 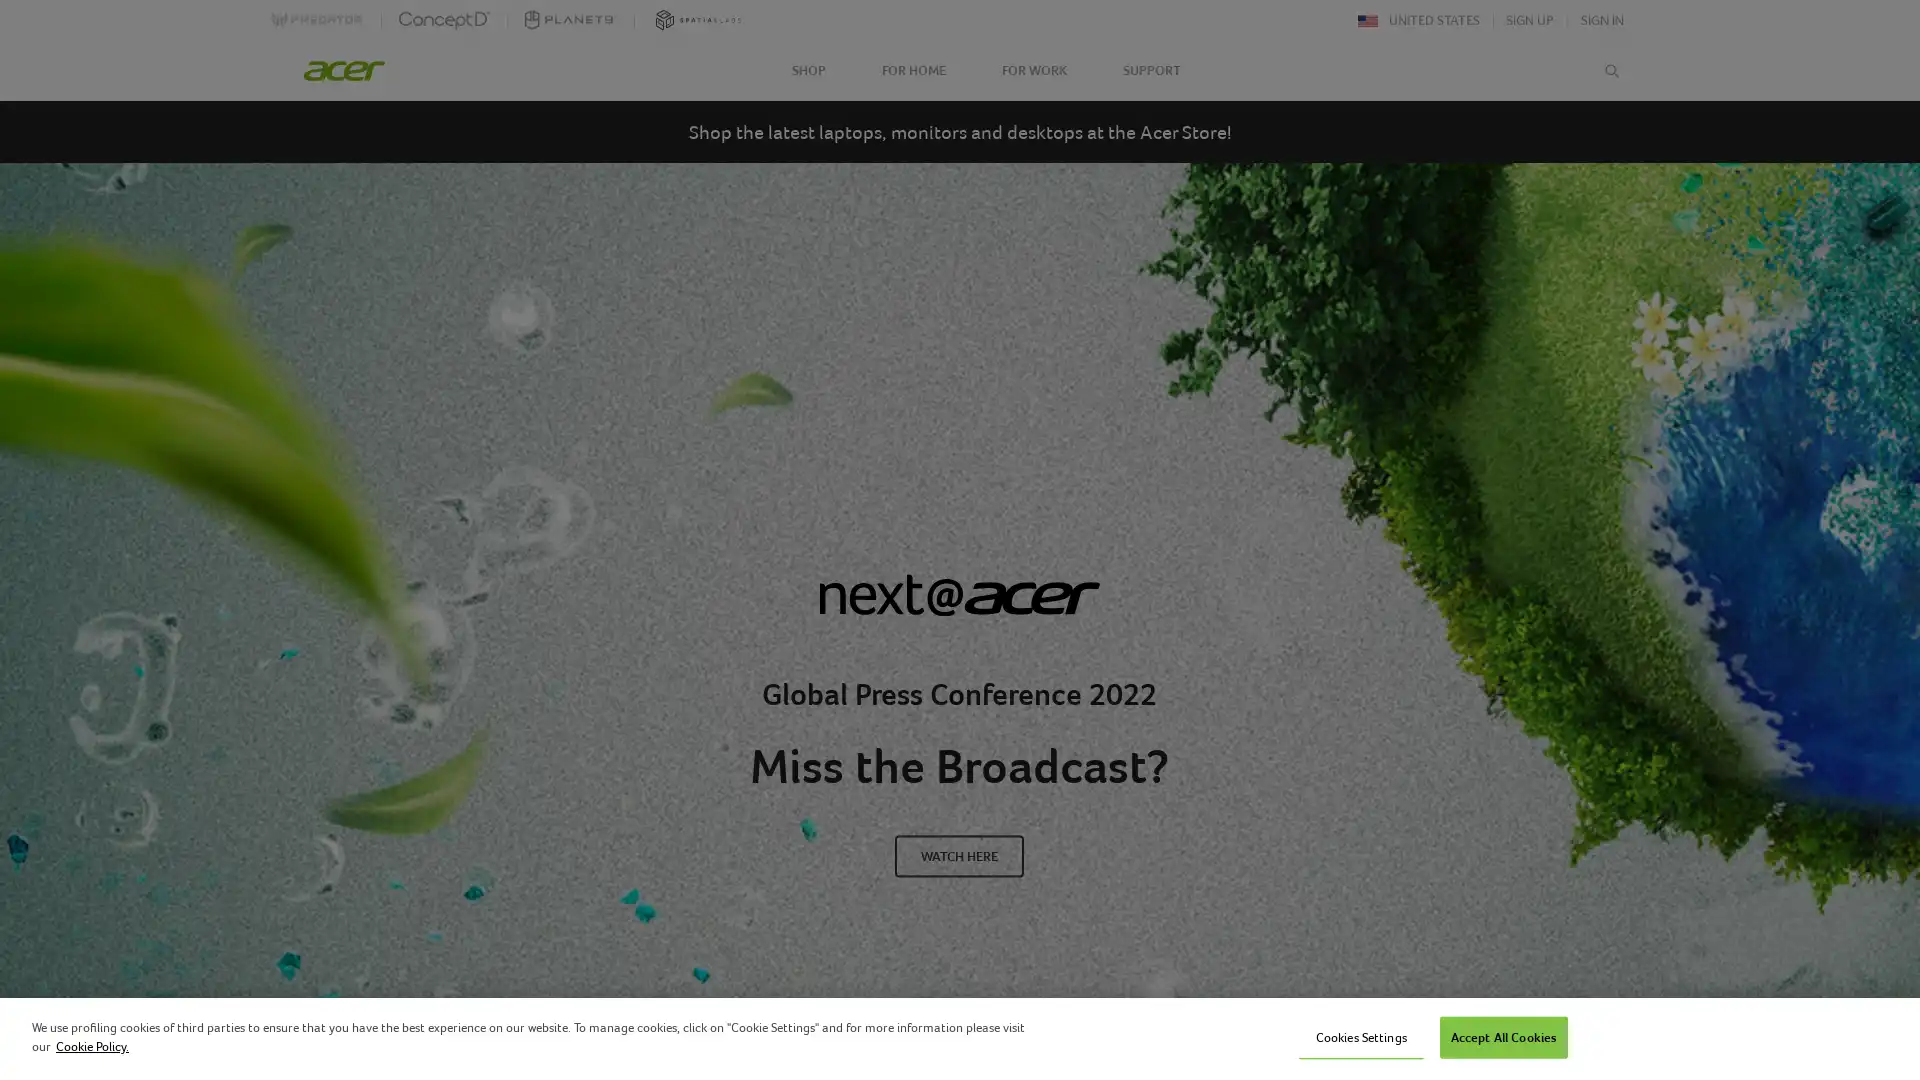 I want to click on Cookies Settings, so click(x=1360, y=1036).